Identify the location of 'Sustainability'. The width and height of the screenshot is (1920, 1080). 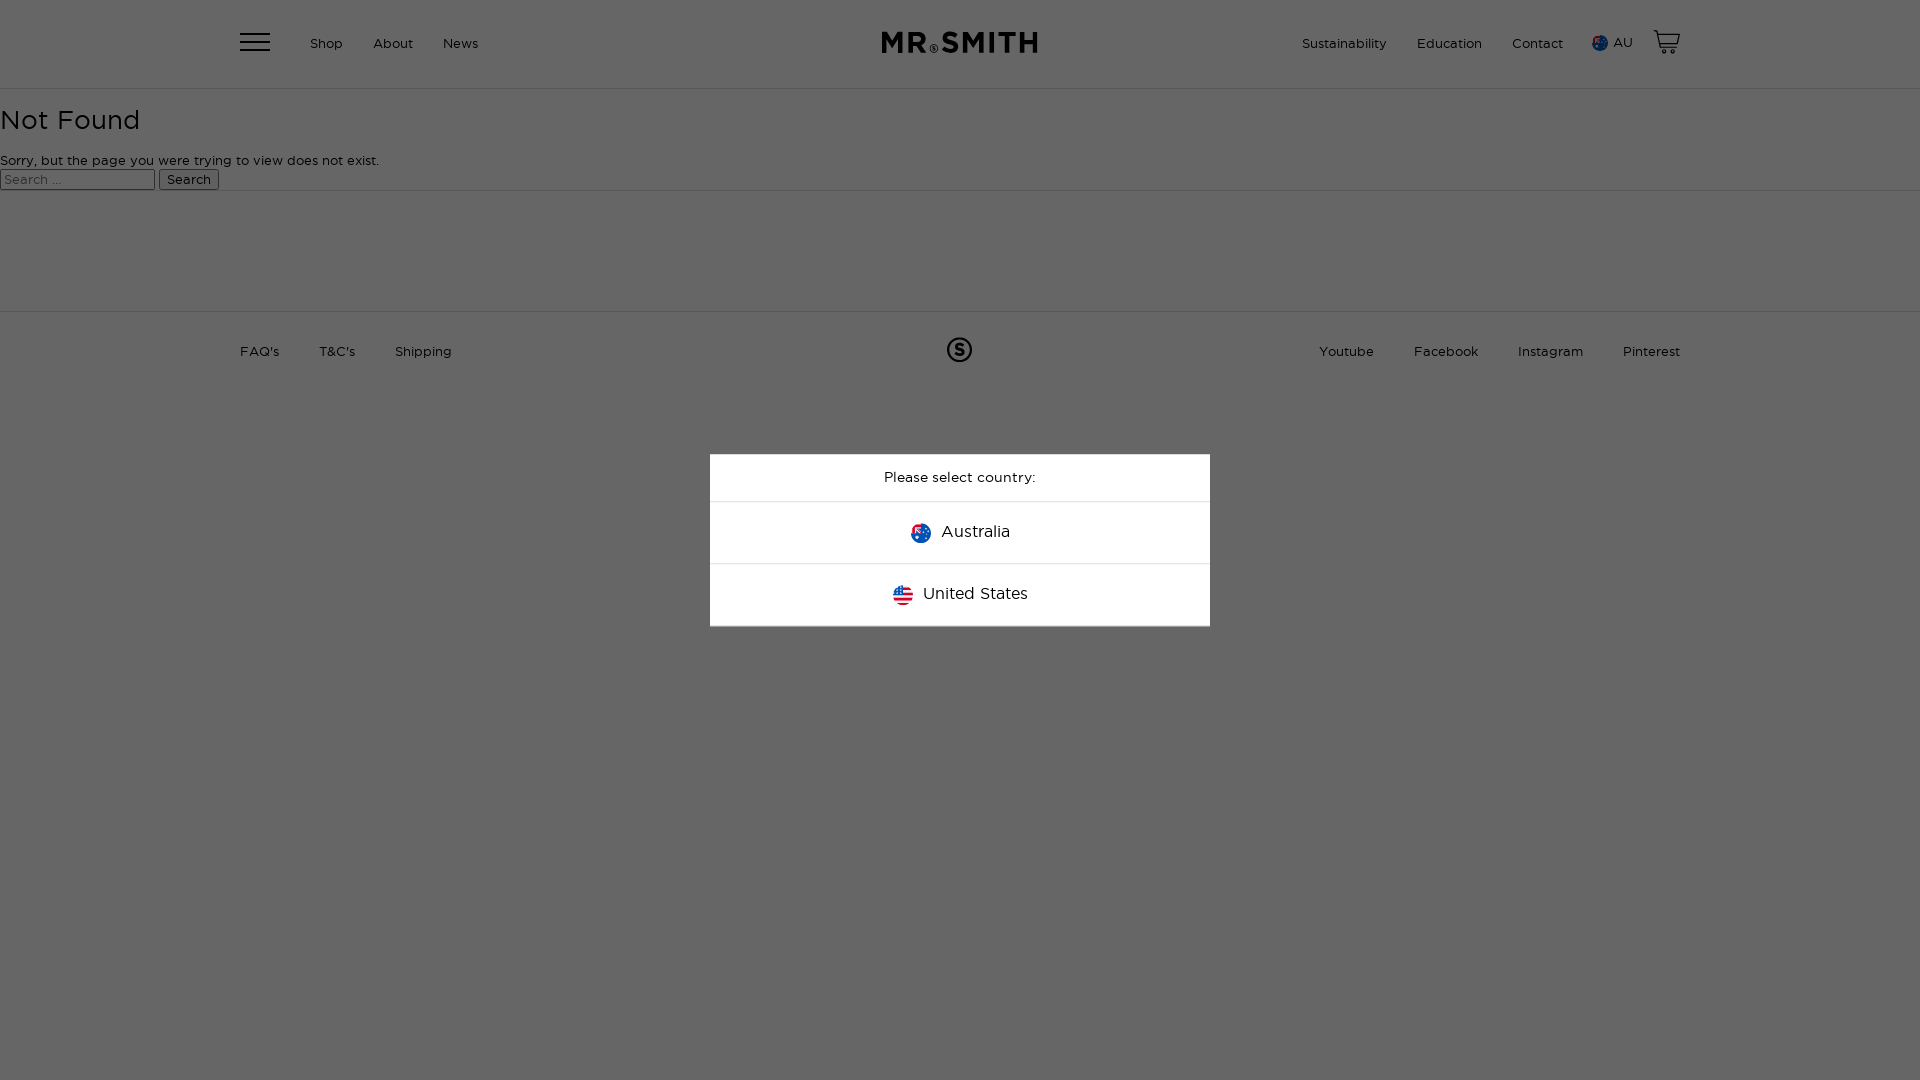
(1344, 43).